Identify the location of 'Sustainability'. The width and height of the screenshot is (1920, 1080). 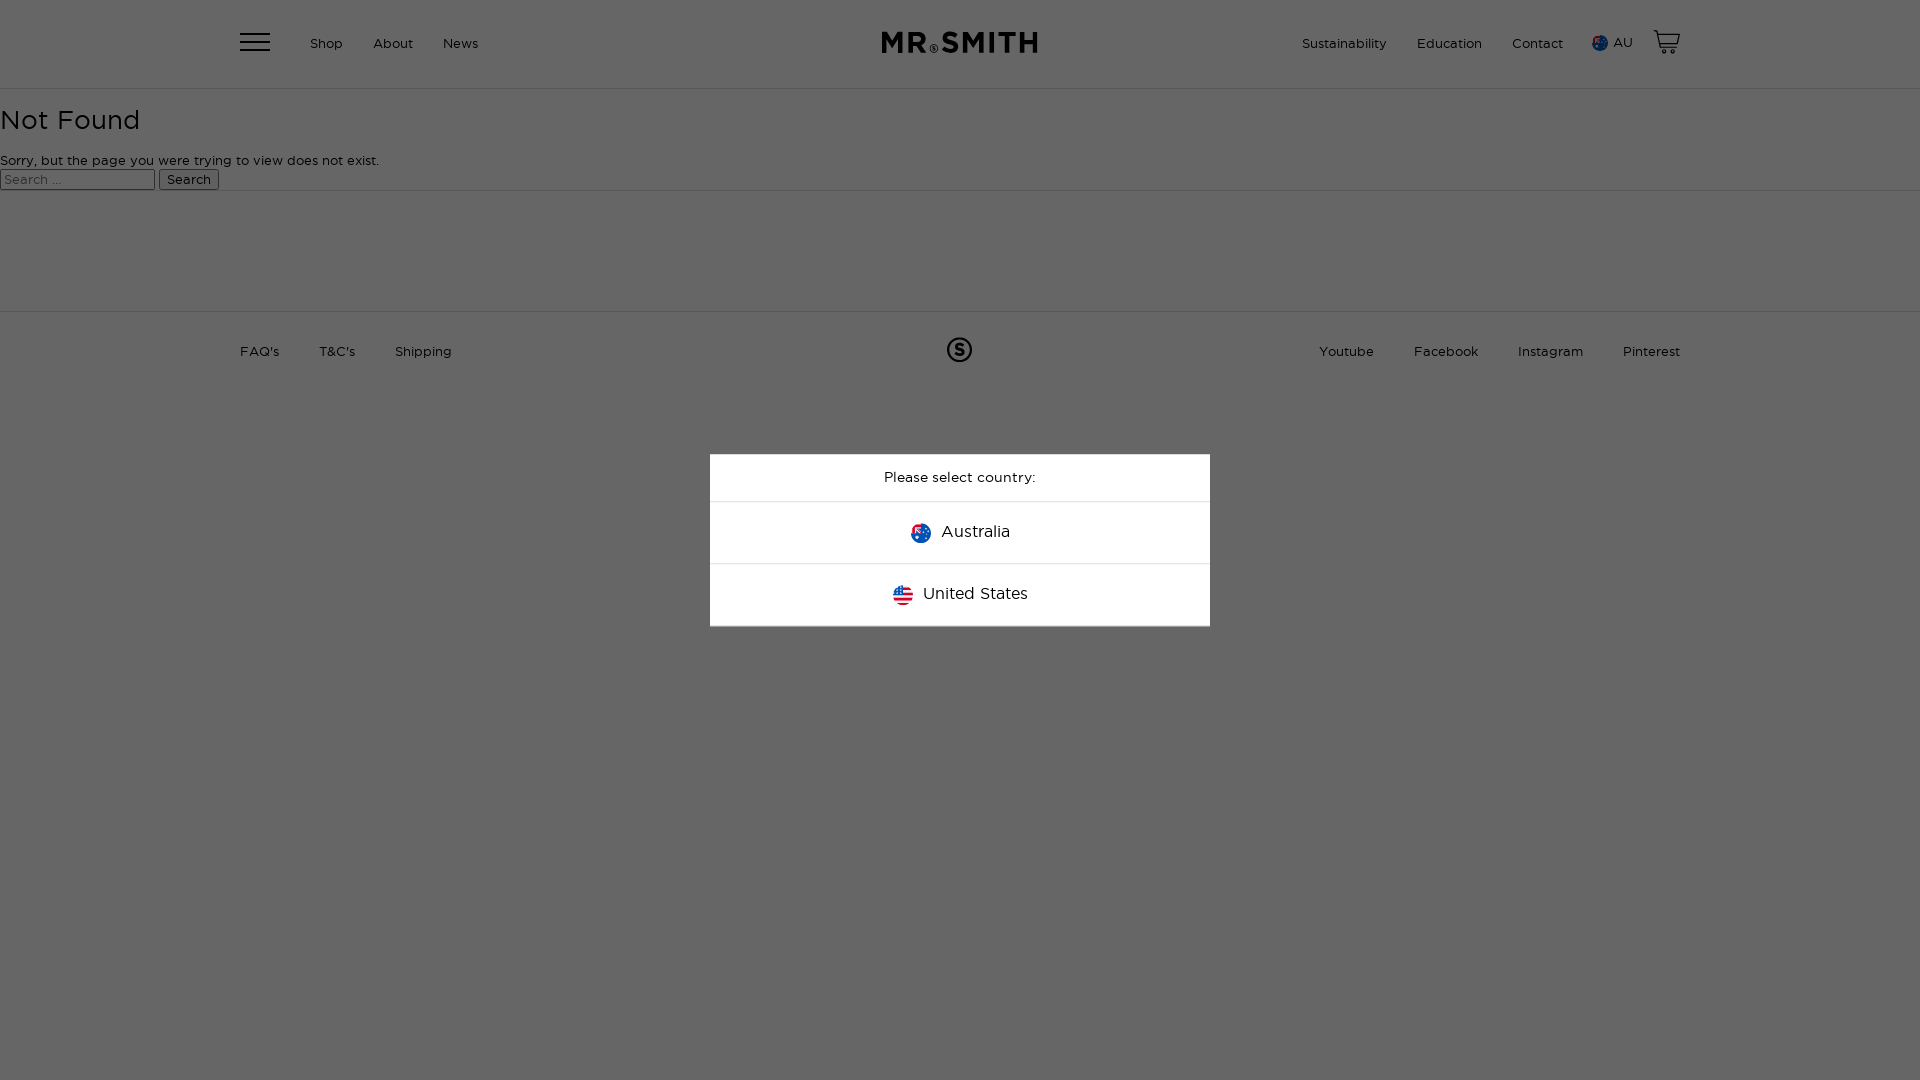
(1344, 43).